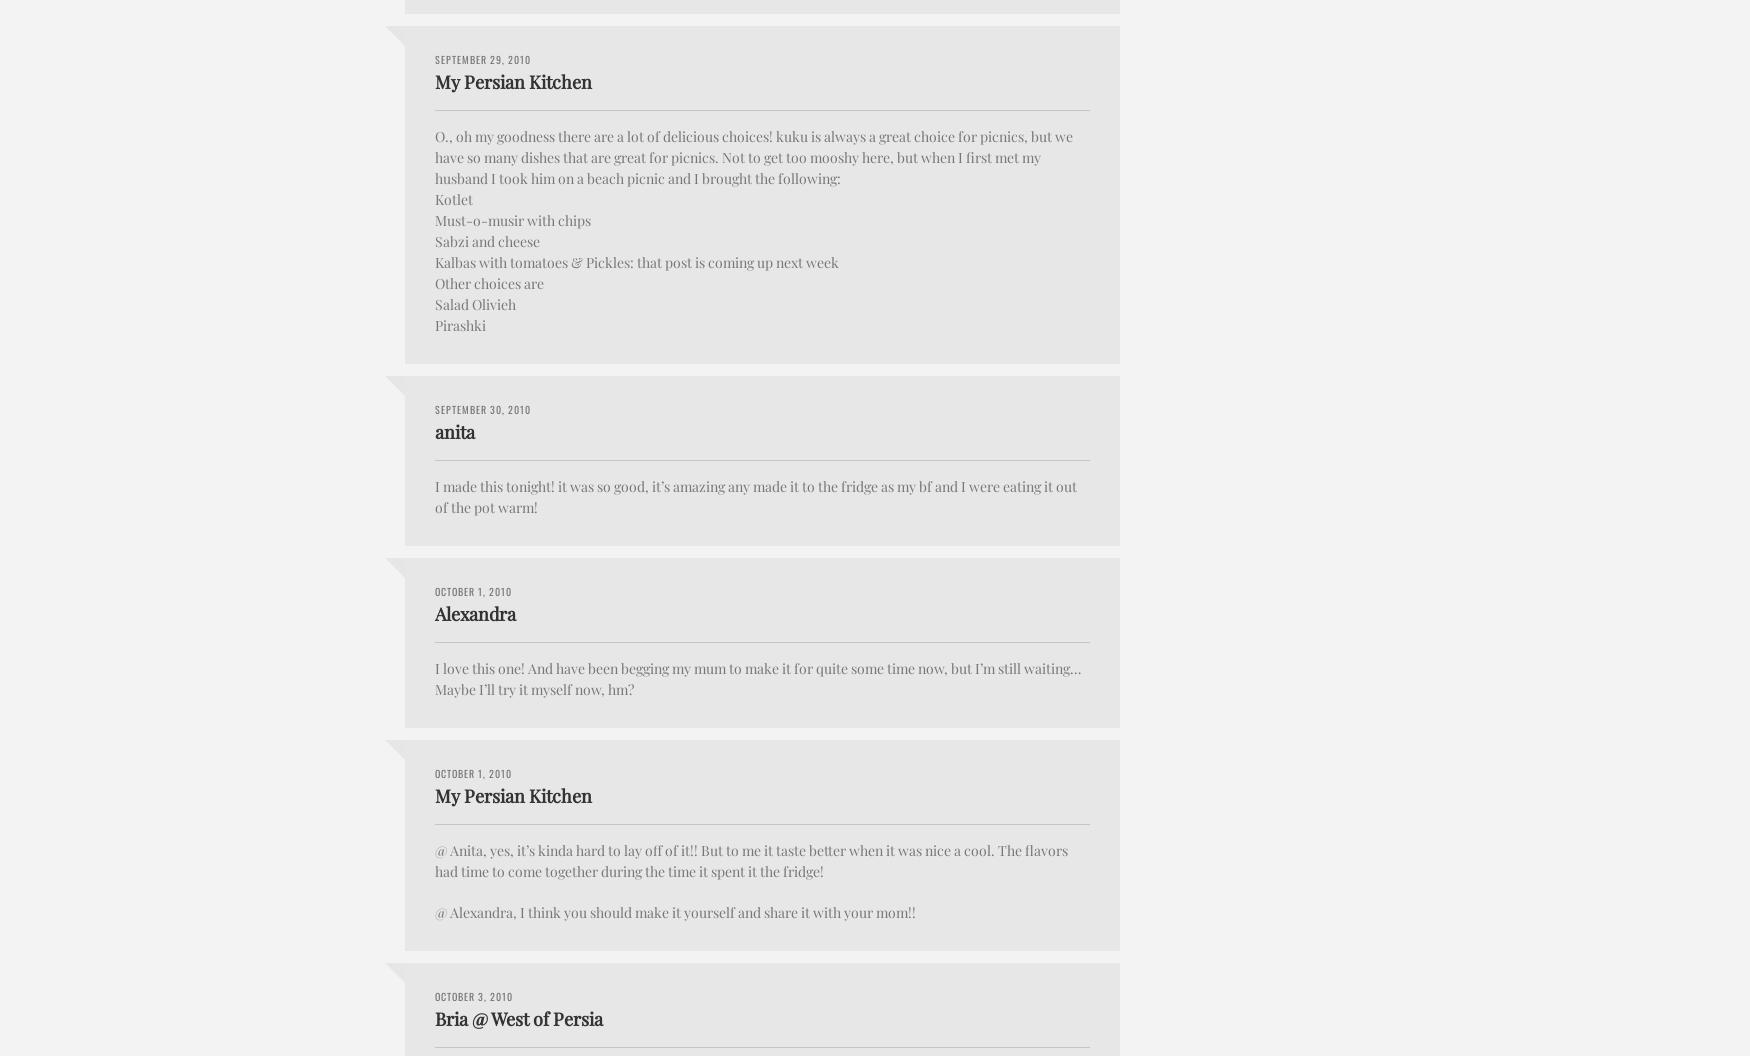 This screenshot has height=1056, width=1750. What do you see at coordinates (434, 1016) in the screenshot?
I see `'Bria @ West of Persia'` at bounding box center [434, 1016].